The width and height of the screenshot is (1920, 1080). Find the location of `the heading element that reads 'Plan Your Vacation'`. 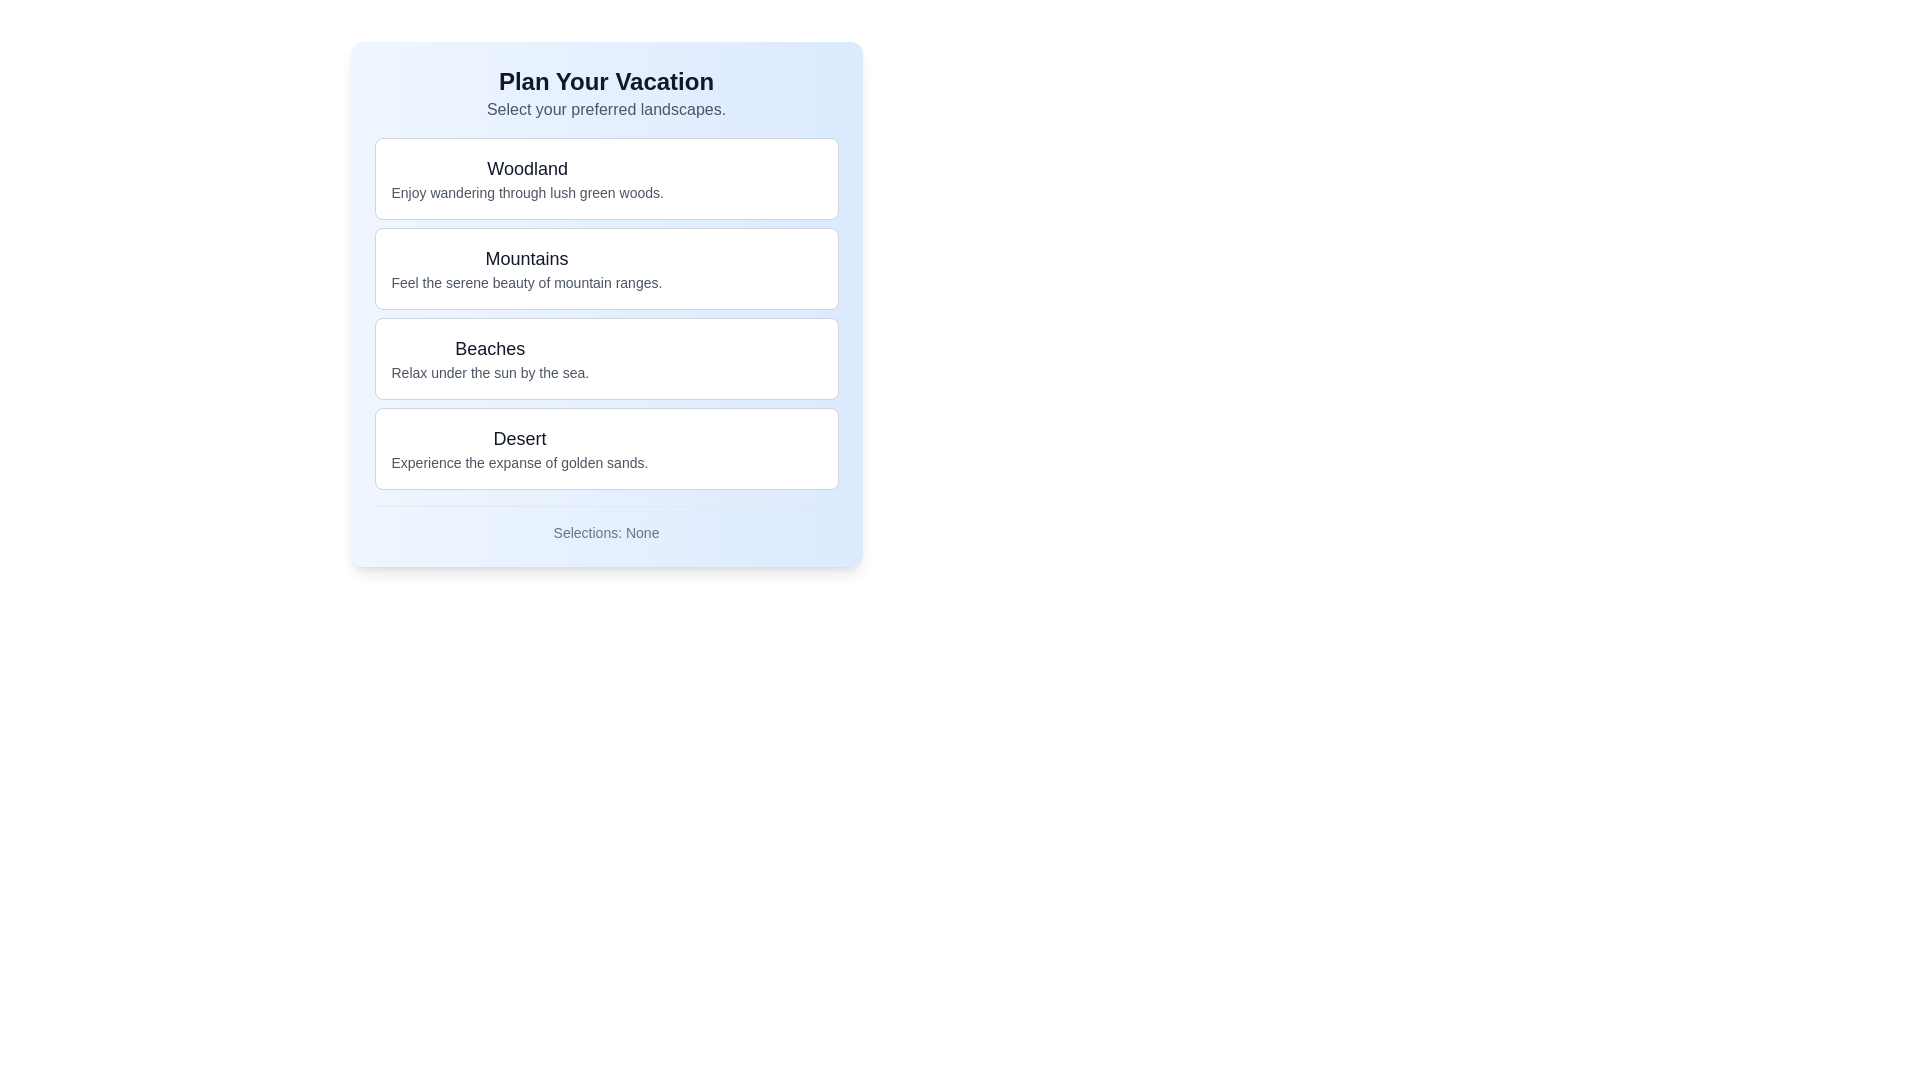

the heading element that reads 'Plan Your Vacation' is located at coordinates (605, 93).